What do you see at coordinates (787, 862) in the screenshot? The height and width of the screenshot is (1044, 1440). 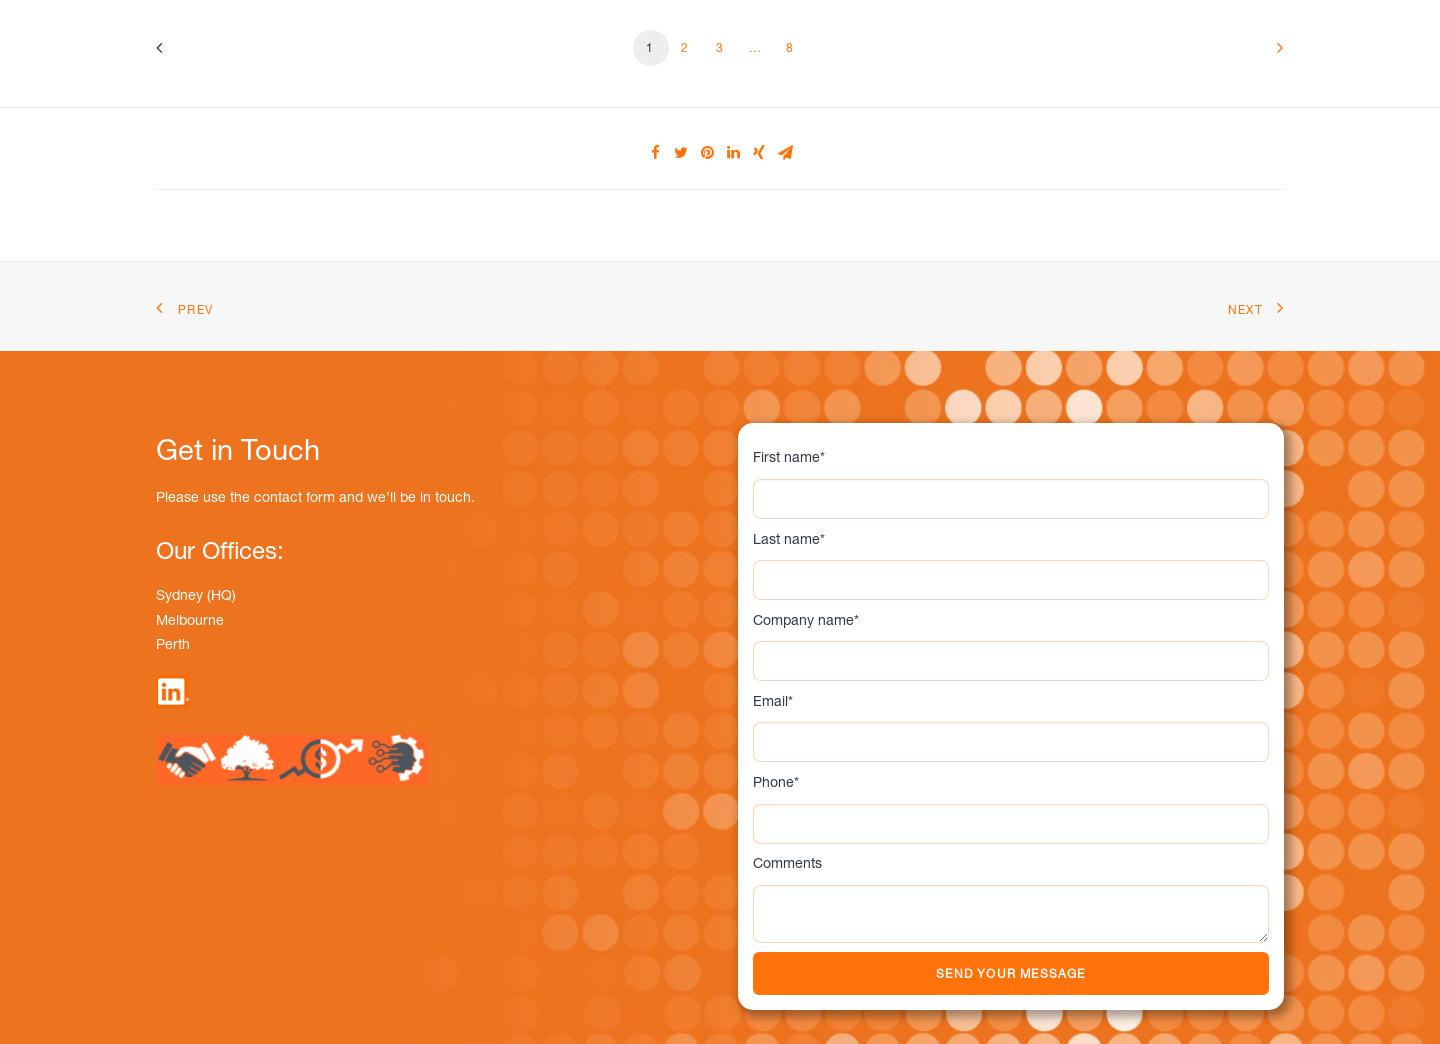 I see `'Comments'` at bounding box center [787, 862].